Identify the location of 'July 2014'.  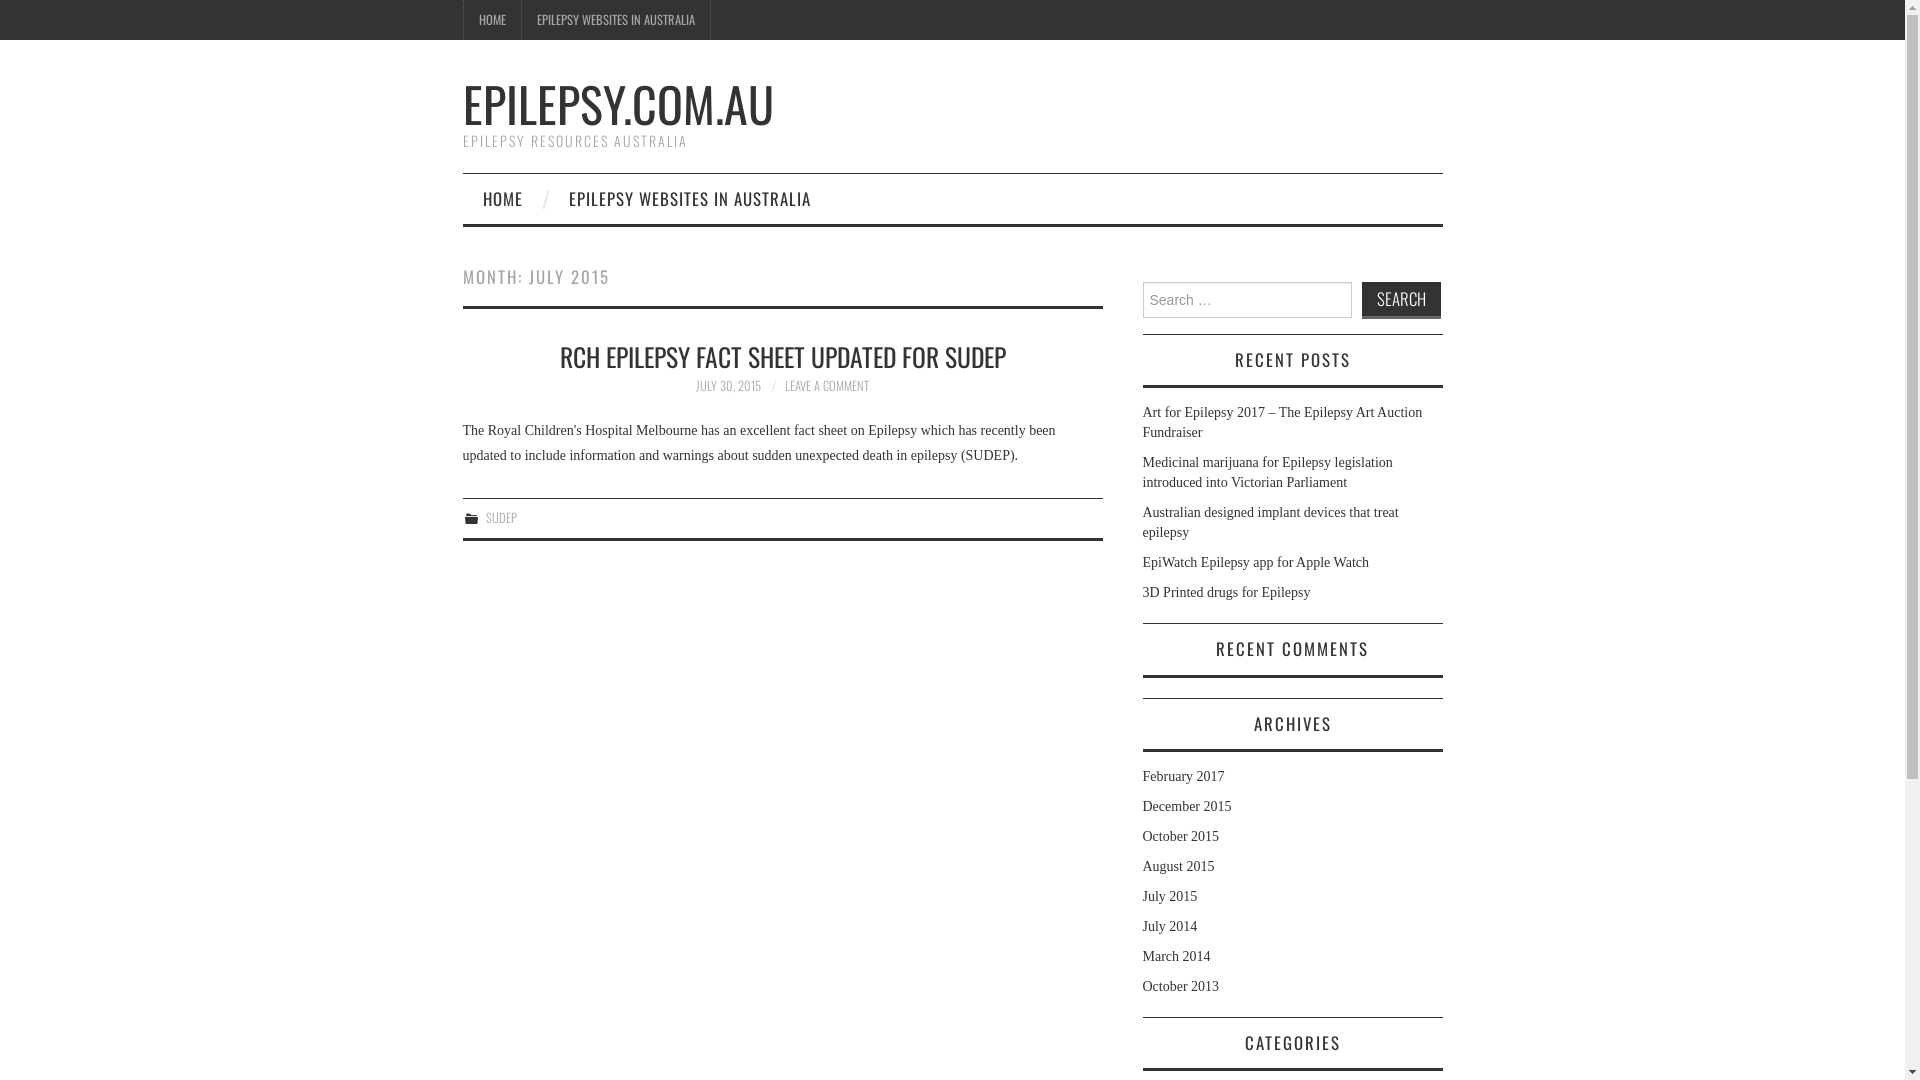
(1169, 926).